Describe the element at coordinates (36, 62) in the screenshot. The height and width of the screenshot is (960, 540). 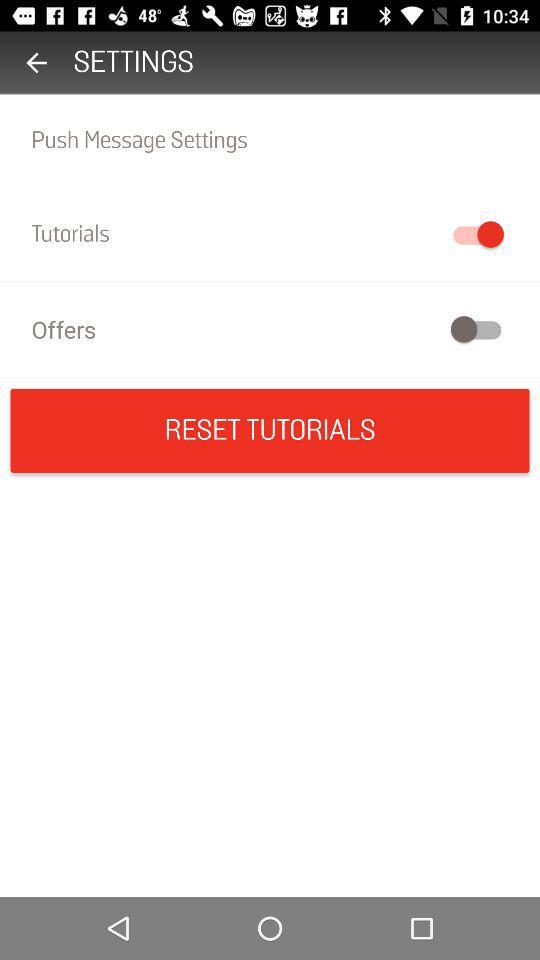
I see `the icon next to the settings item` at that location.